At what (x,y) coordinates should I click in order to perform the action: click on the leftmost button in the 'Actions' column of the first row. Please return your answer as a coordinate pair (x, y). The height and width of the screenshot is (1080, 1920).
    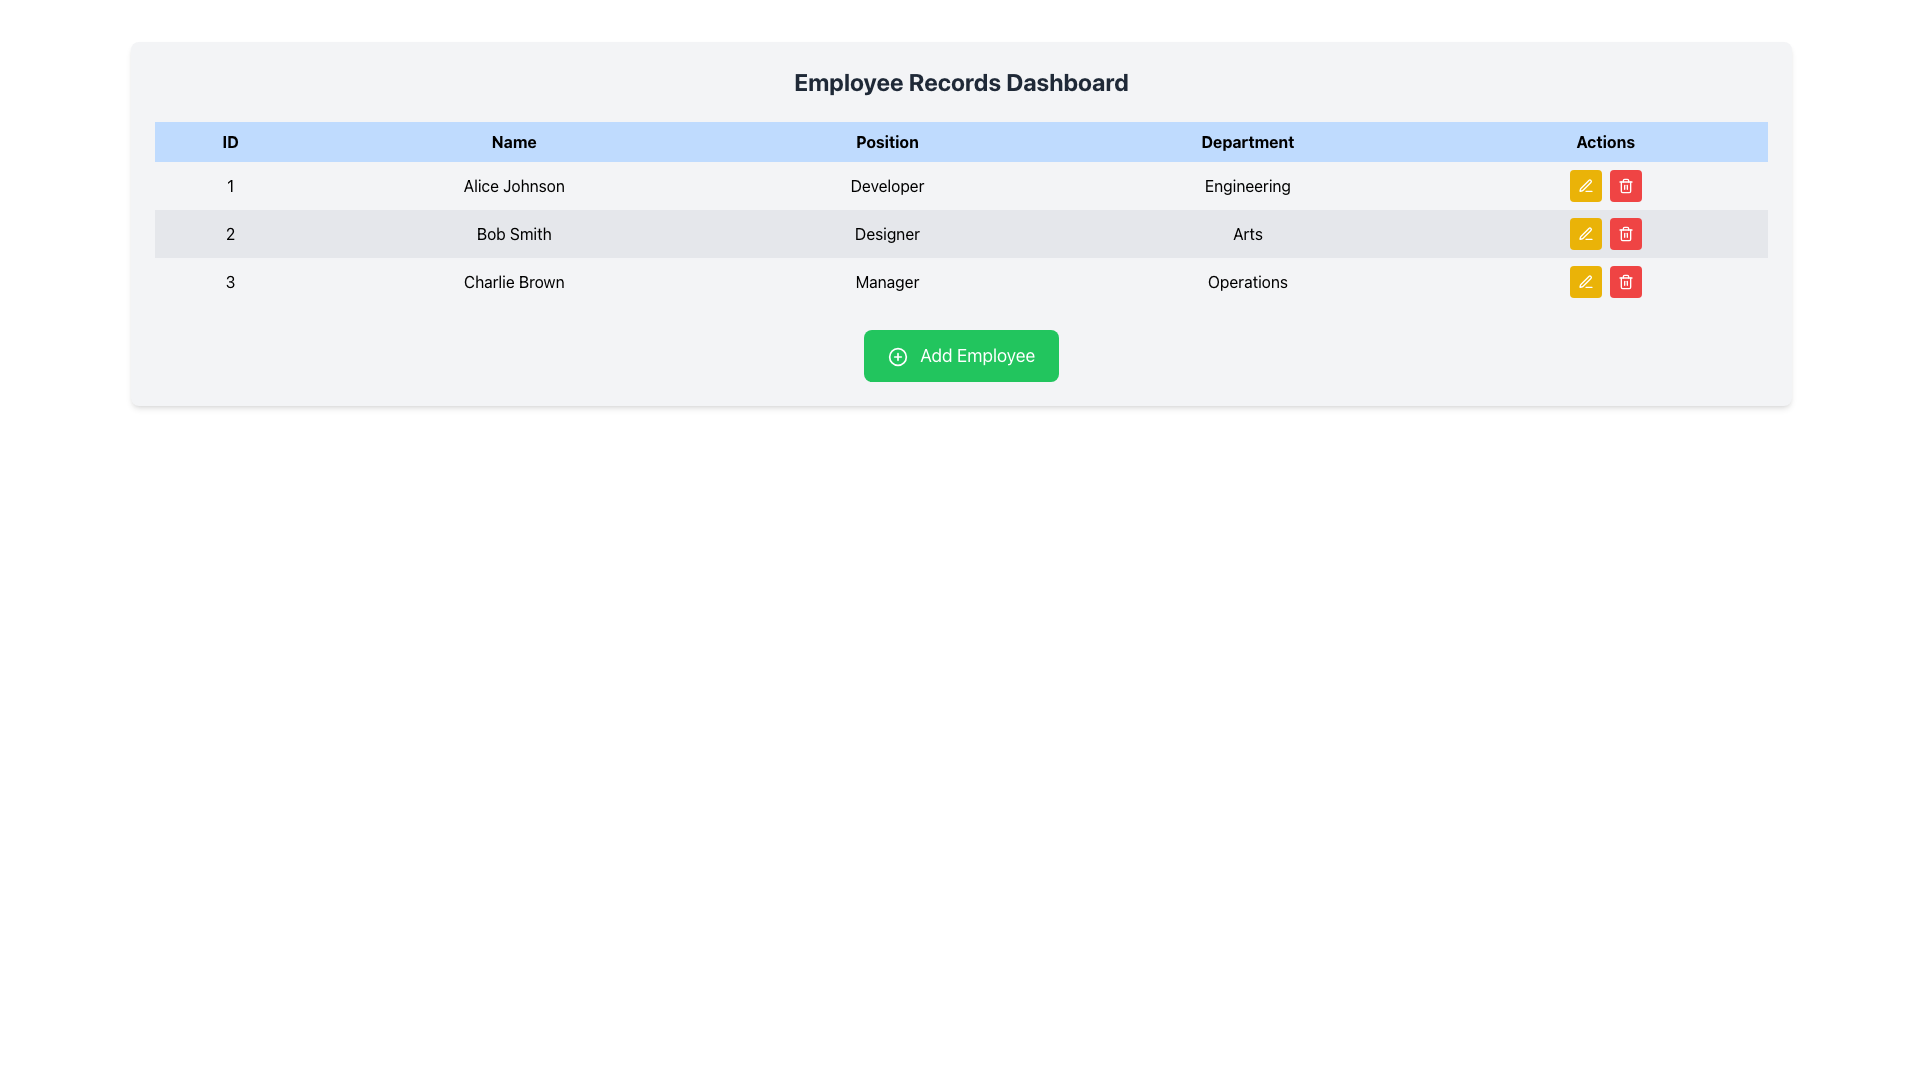
    Looking at the image, I should click on (1584, 185).